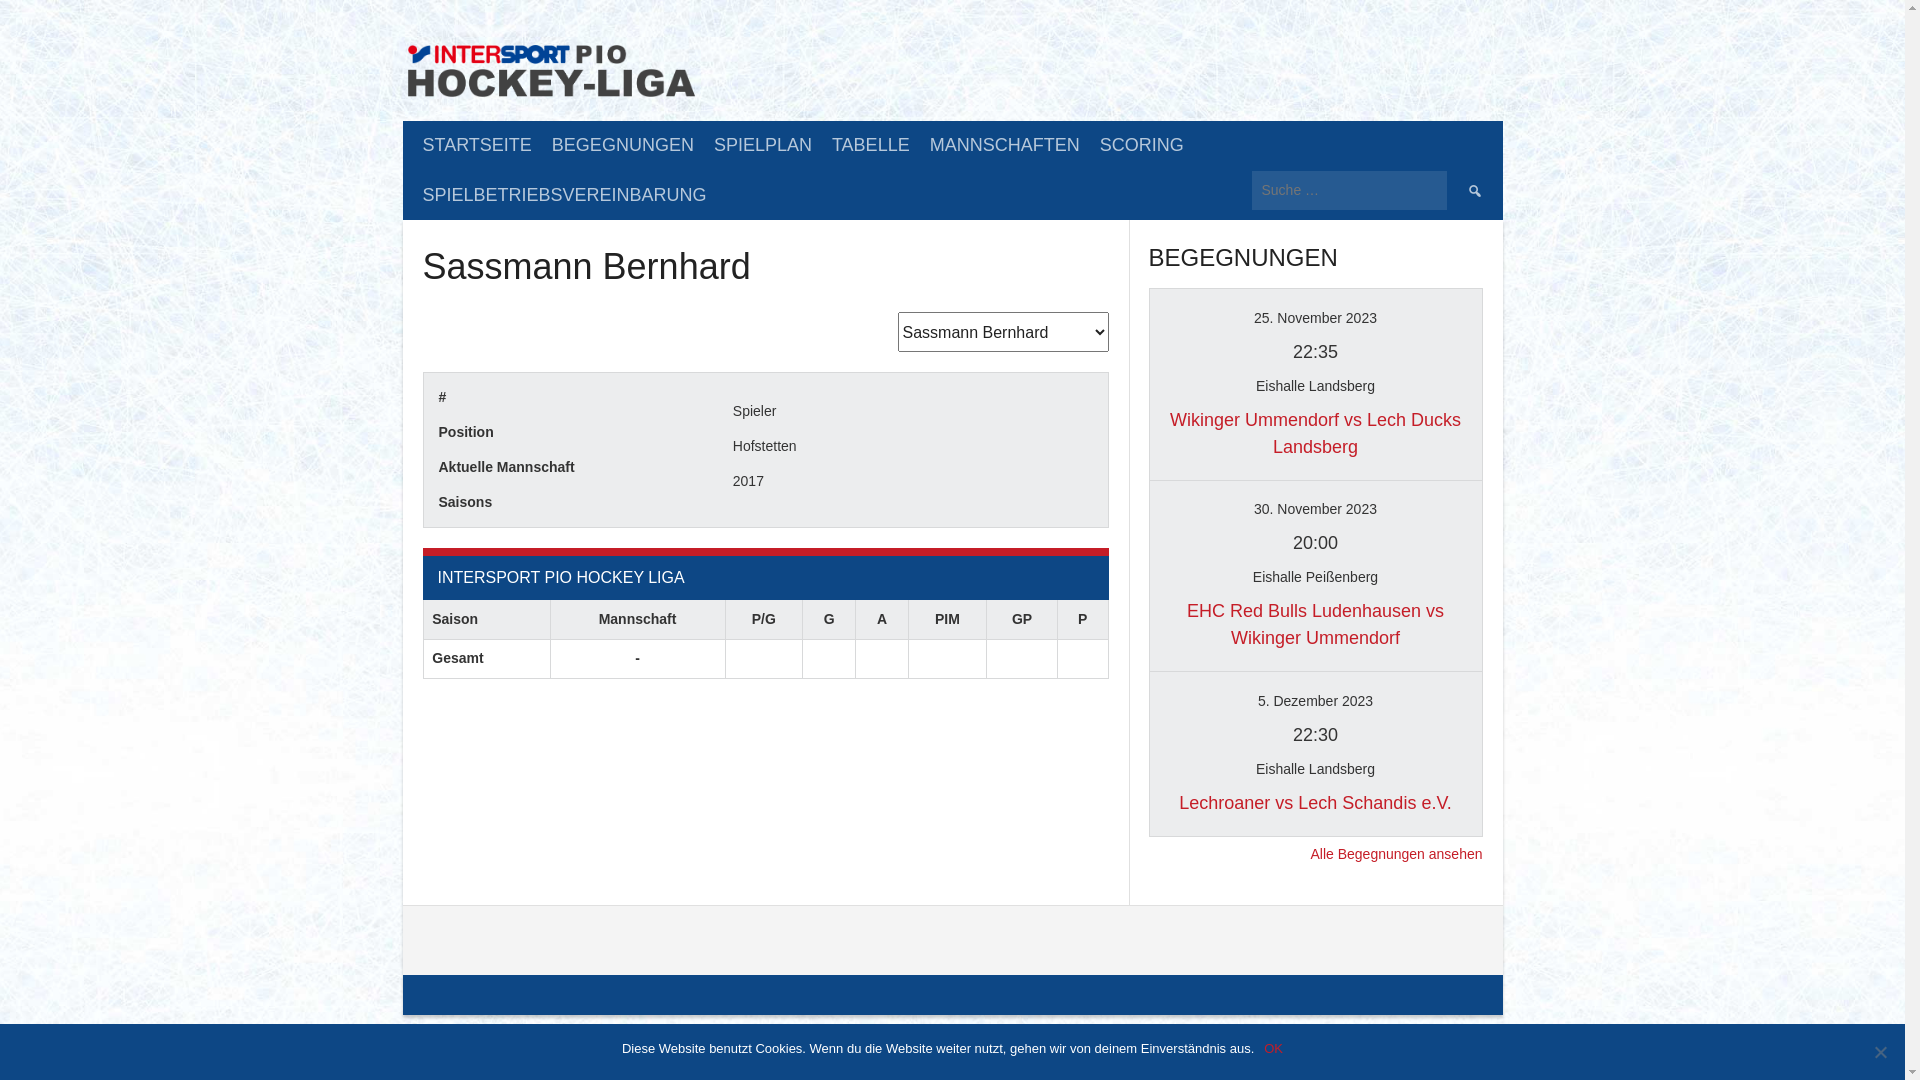  I want to click on 'Suche', so click(1473, 190).